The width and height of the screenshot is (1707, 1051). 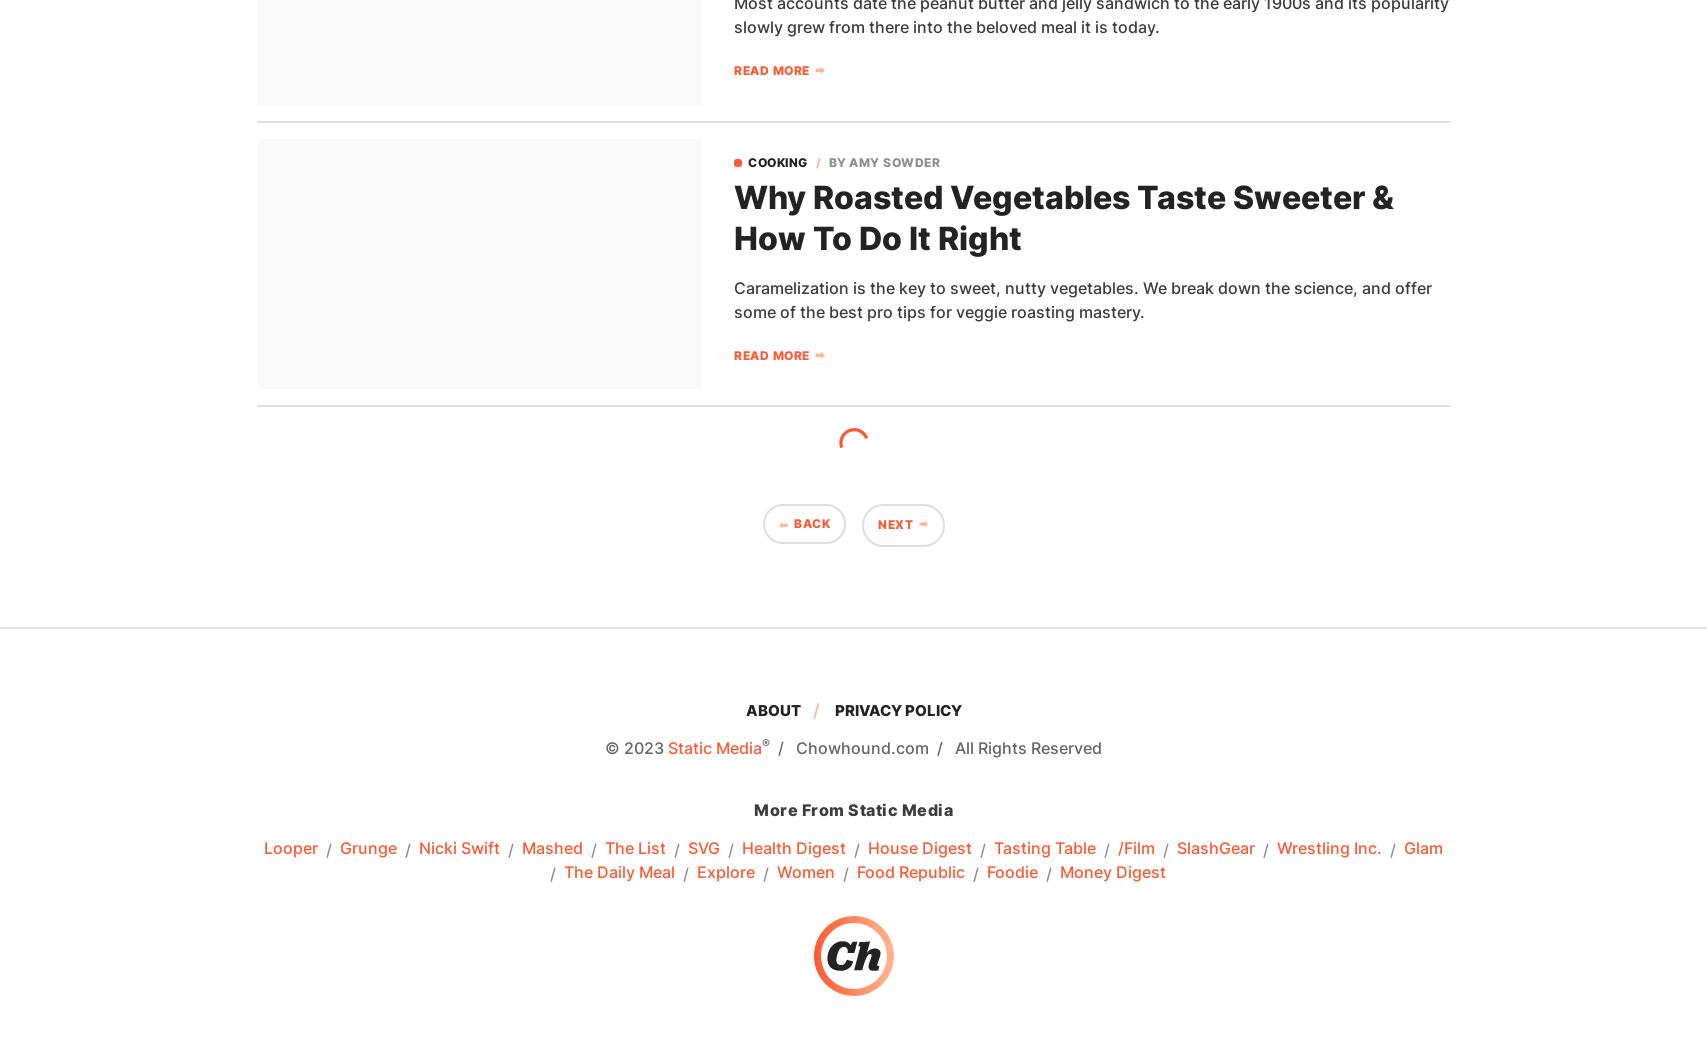 I want to click on 'Explore', so click(x=724, y=871).